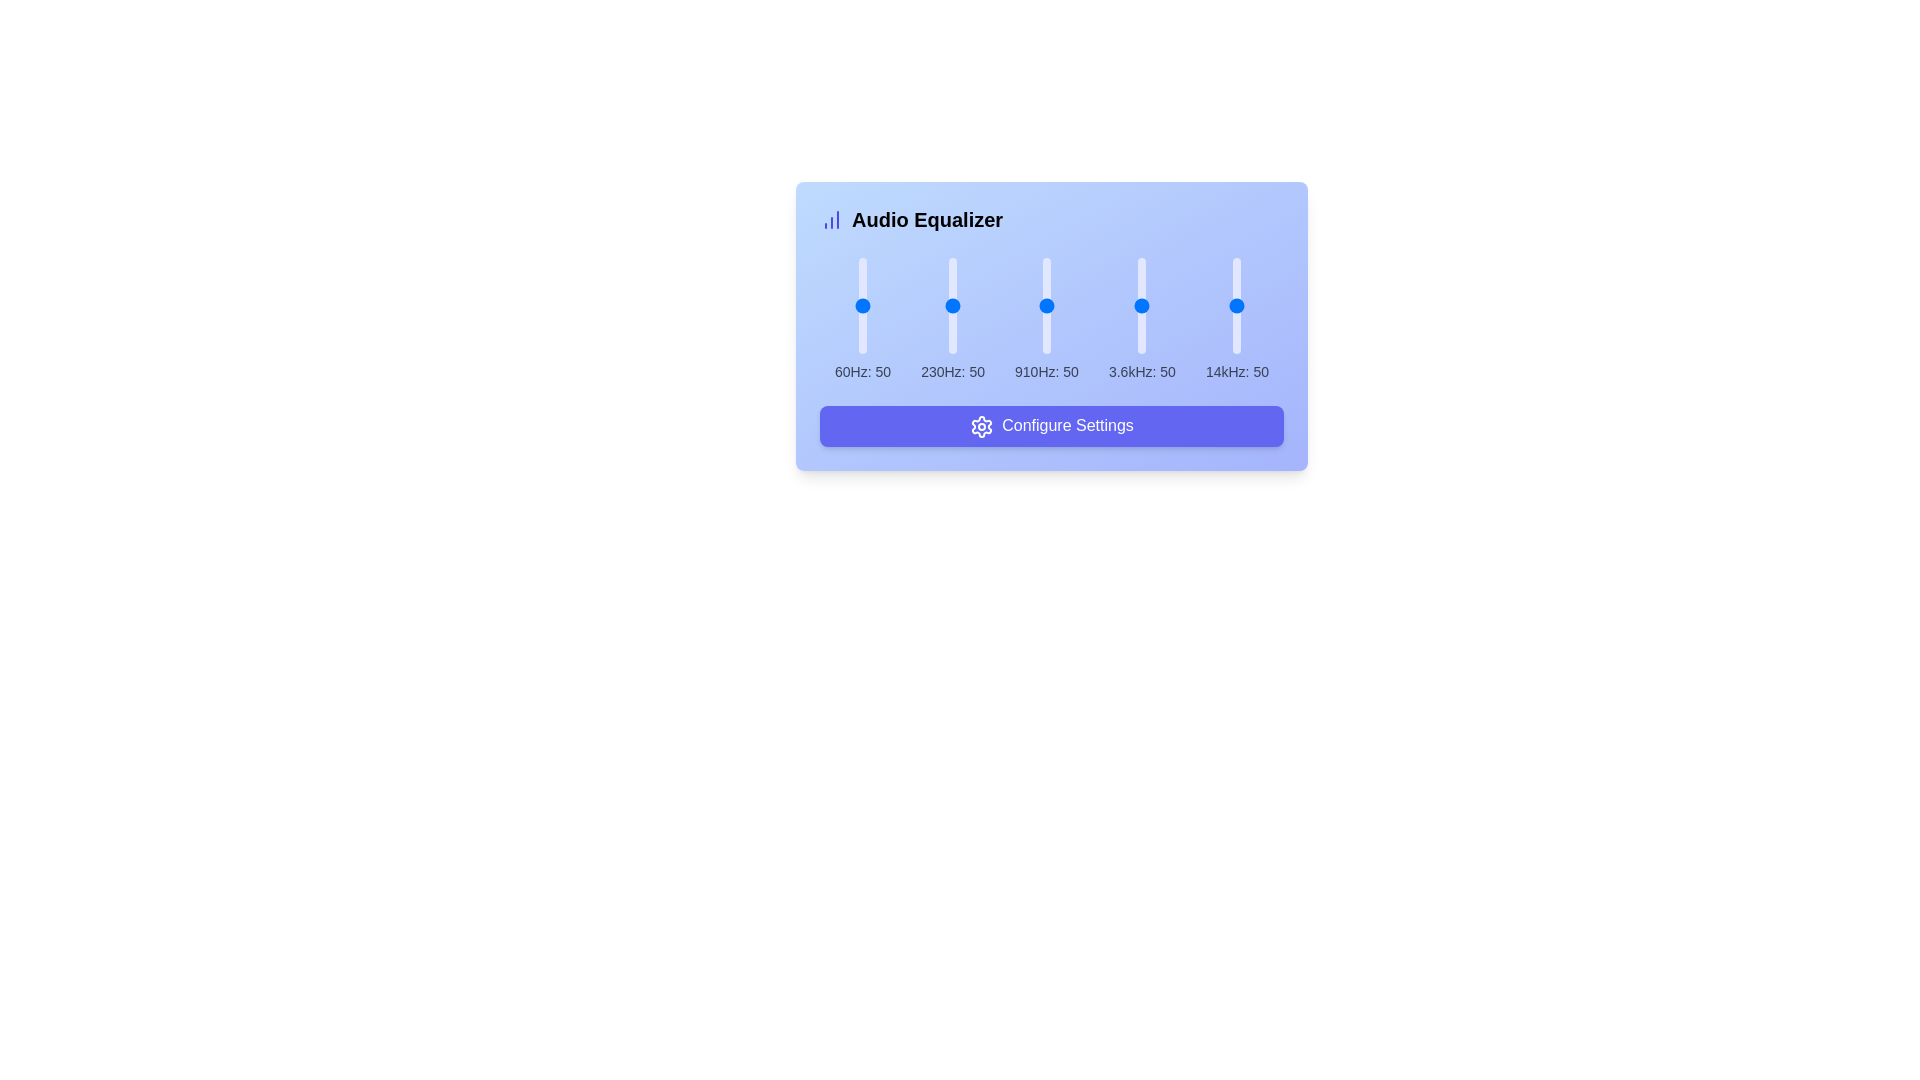 The height and width of the screenshot is (1080, 1920). Describe the element at coordinates (1236, 319) in the screenshot. I see `associated label and value of the vertical slider with a blue circular knob, which is the fifth slider in a row, displaying '14kHz: 50' below it` at that location.